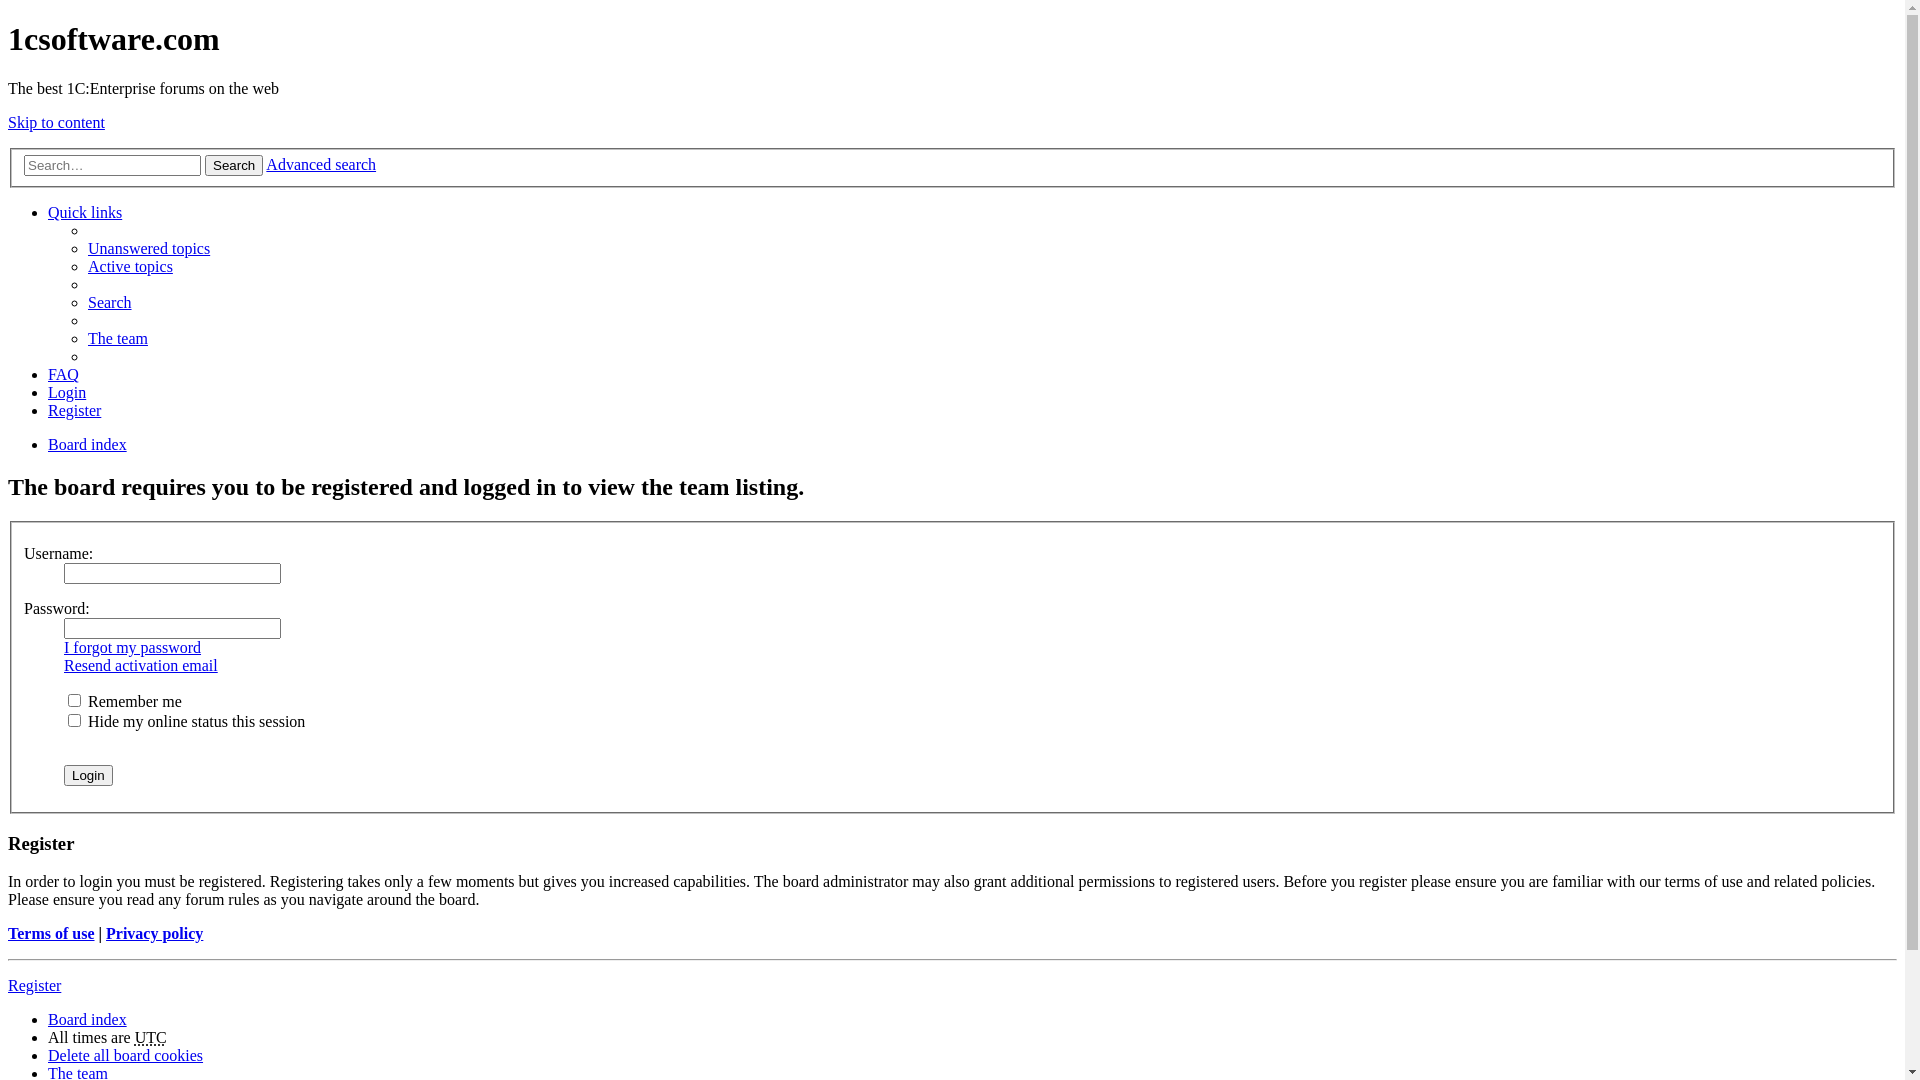 The height and width of the screenshot is (1080, 1920). I want to click on 'Delete all board cookies', so click(124, 1054).